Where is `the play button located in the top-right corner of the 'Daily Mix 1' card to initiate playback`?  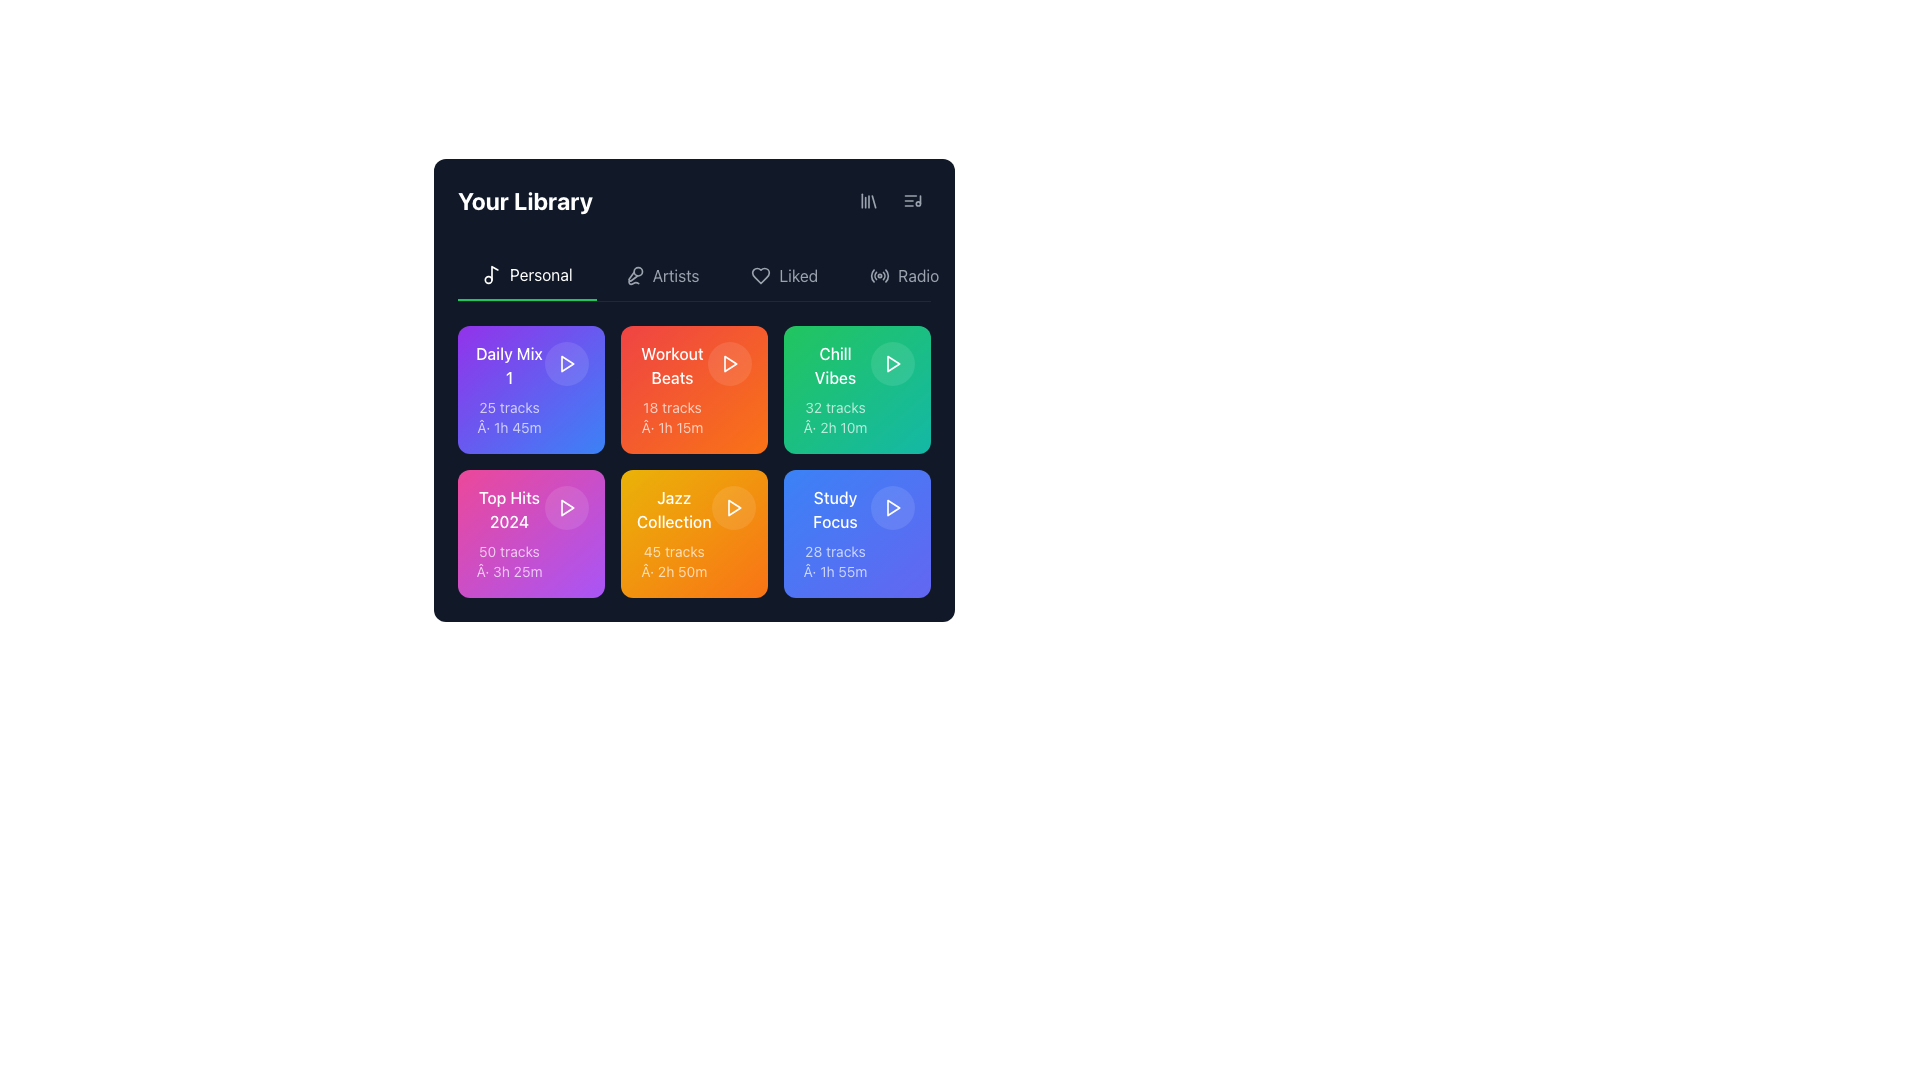 the play button located in the top-right corner of the 'Daily Mix 1' card to initiate playback is located at coordinates (565, 363).